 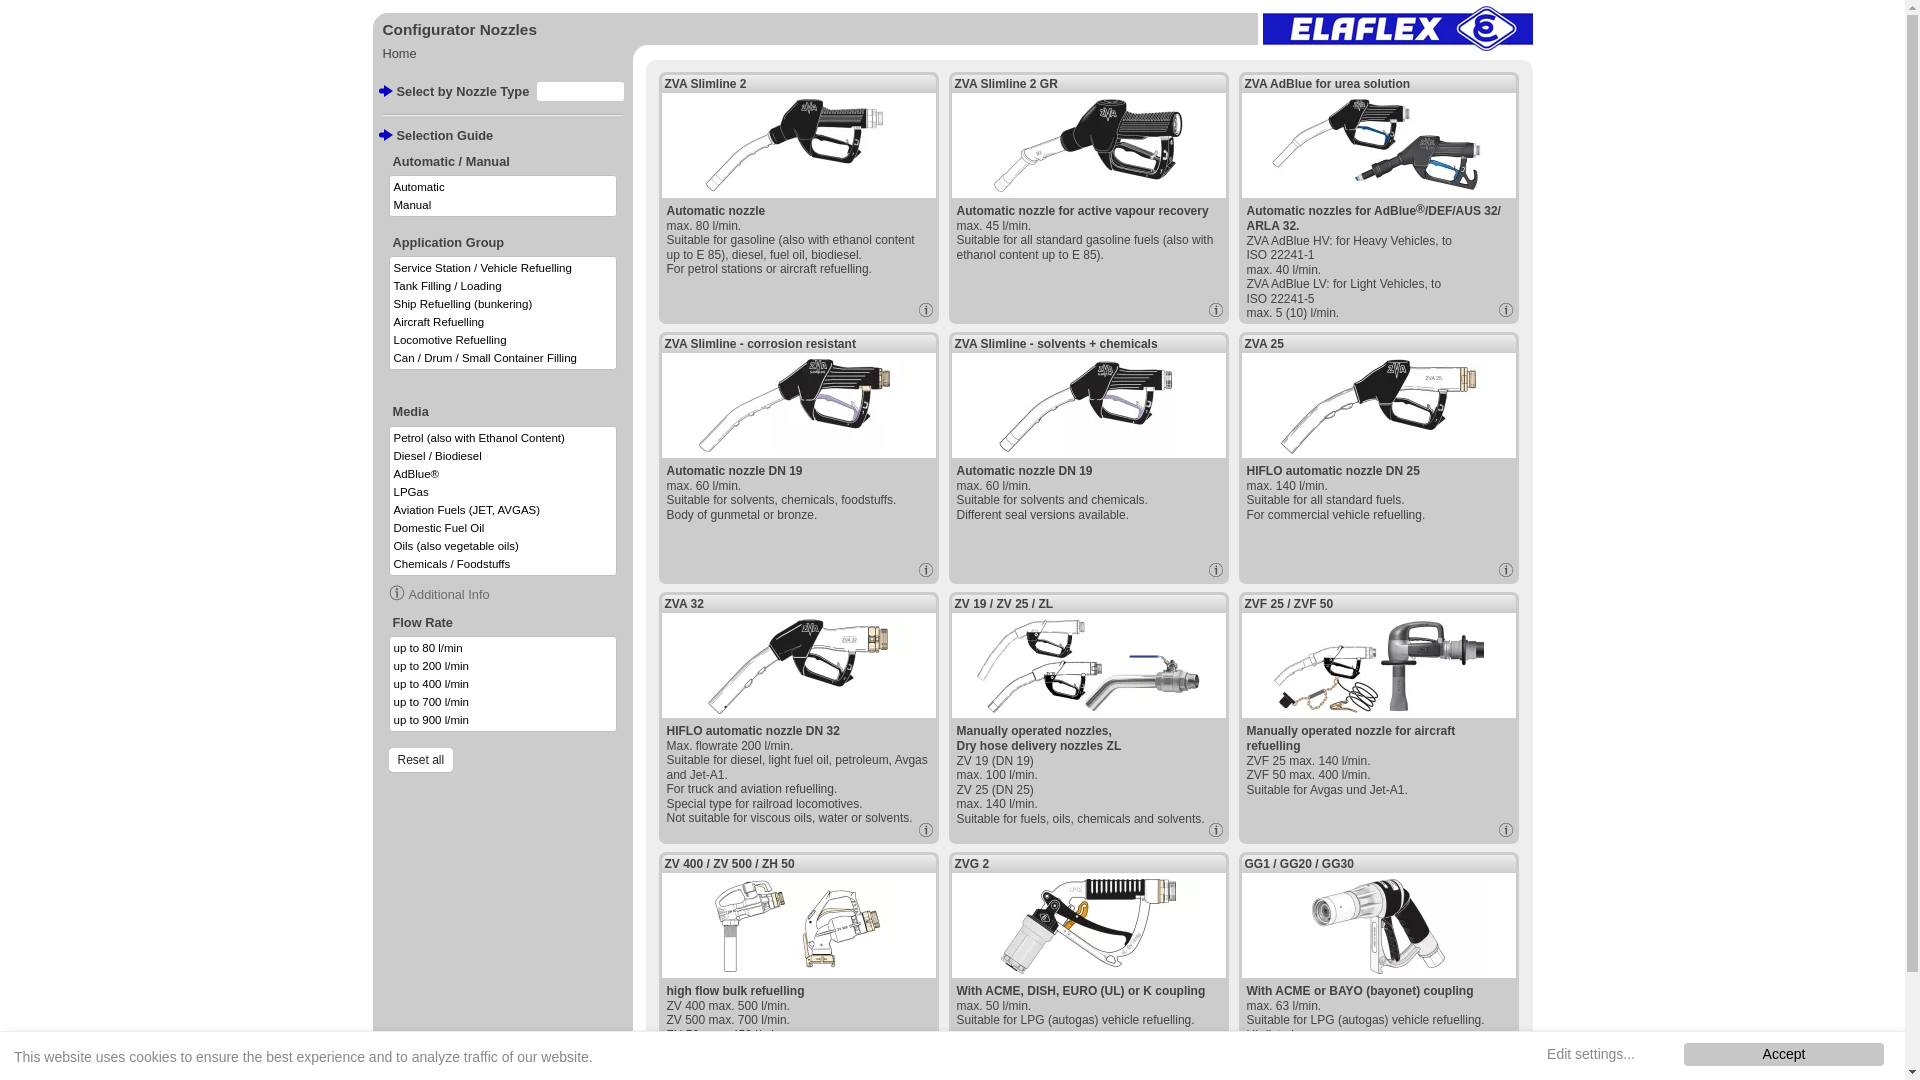 I want to click on 'up to 700 l/min', so click(x=503, y=701).